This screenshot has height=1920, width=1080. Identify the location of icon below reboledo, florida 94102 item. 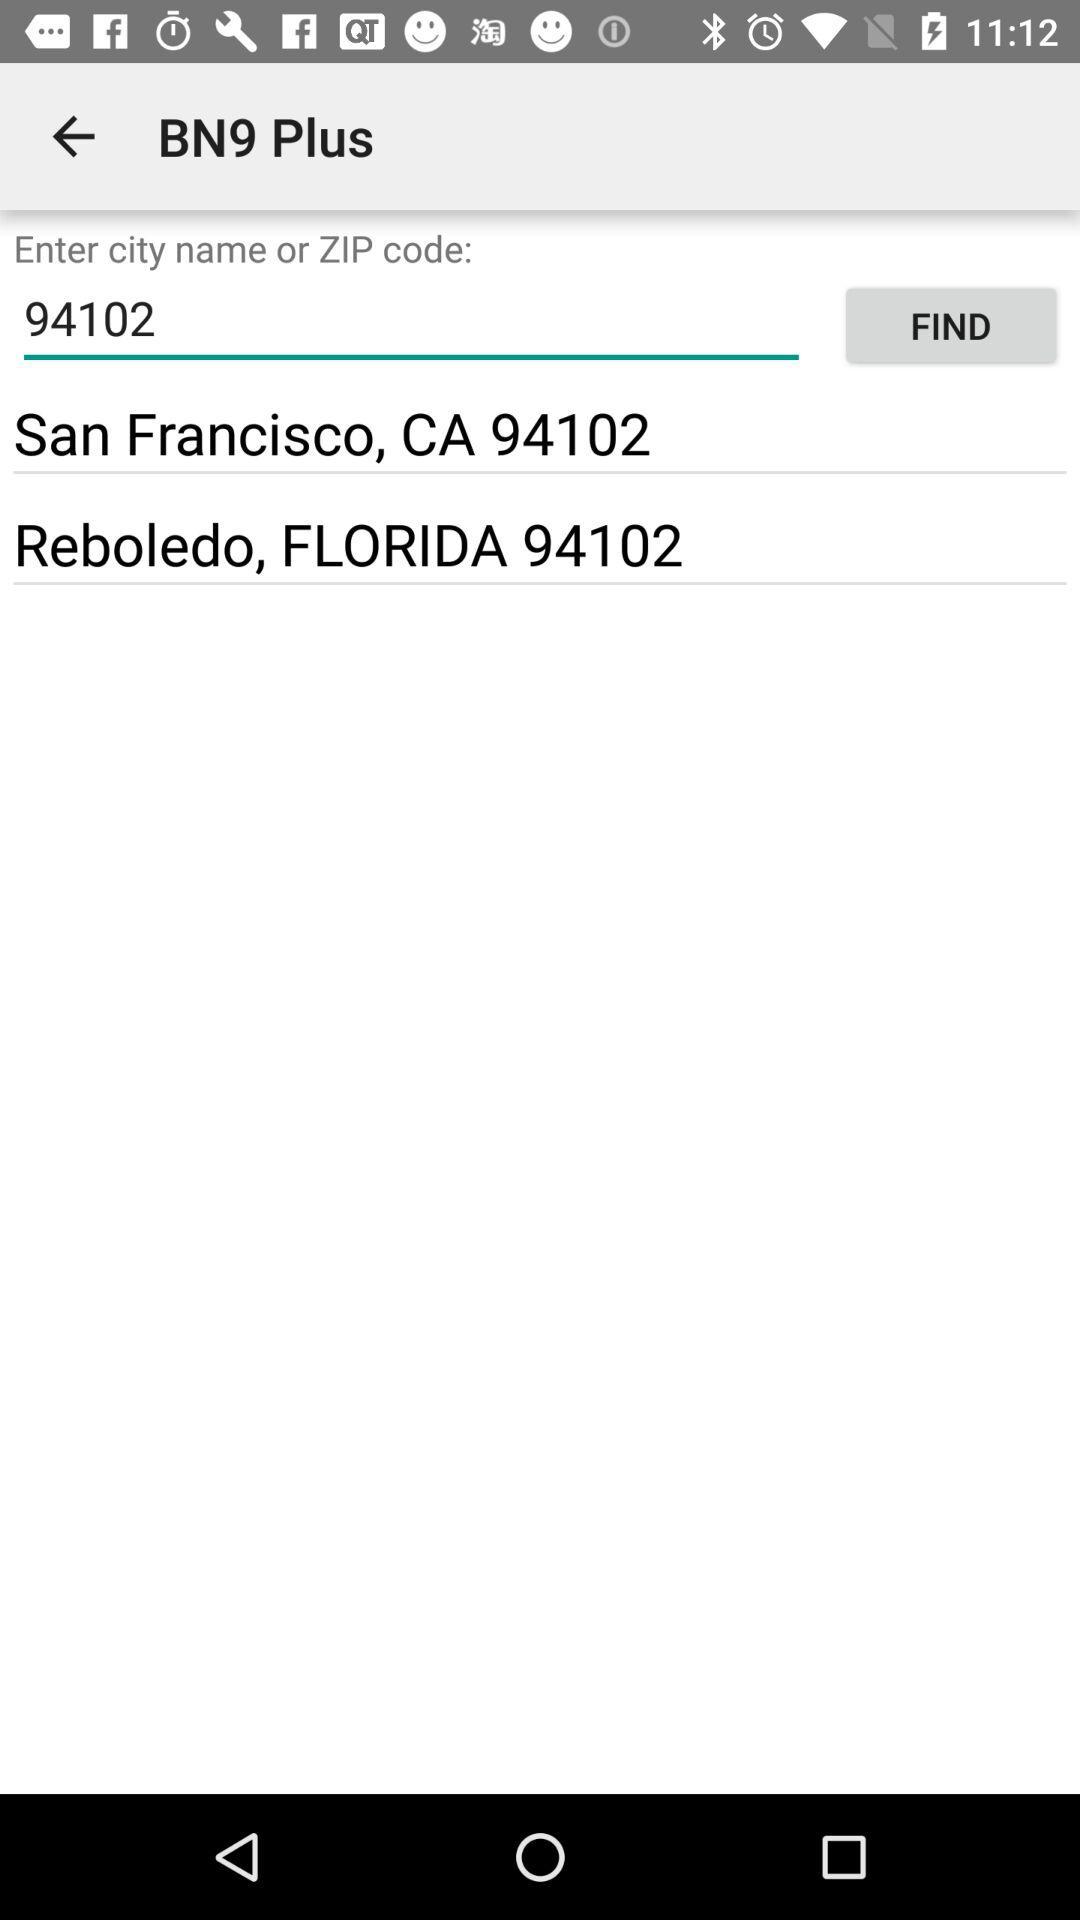
(540, 582).